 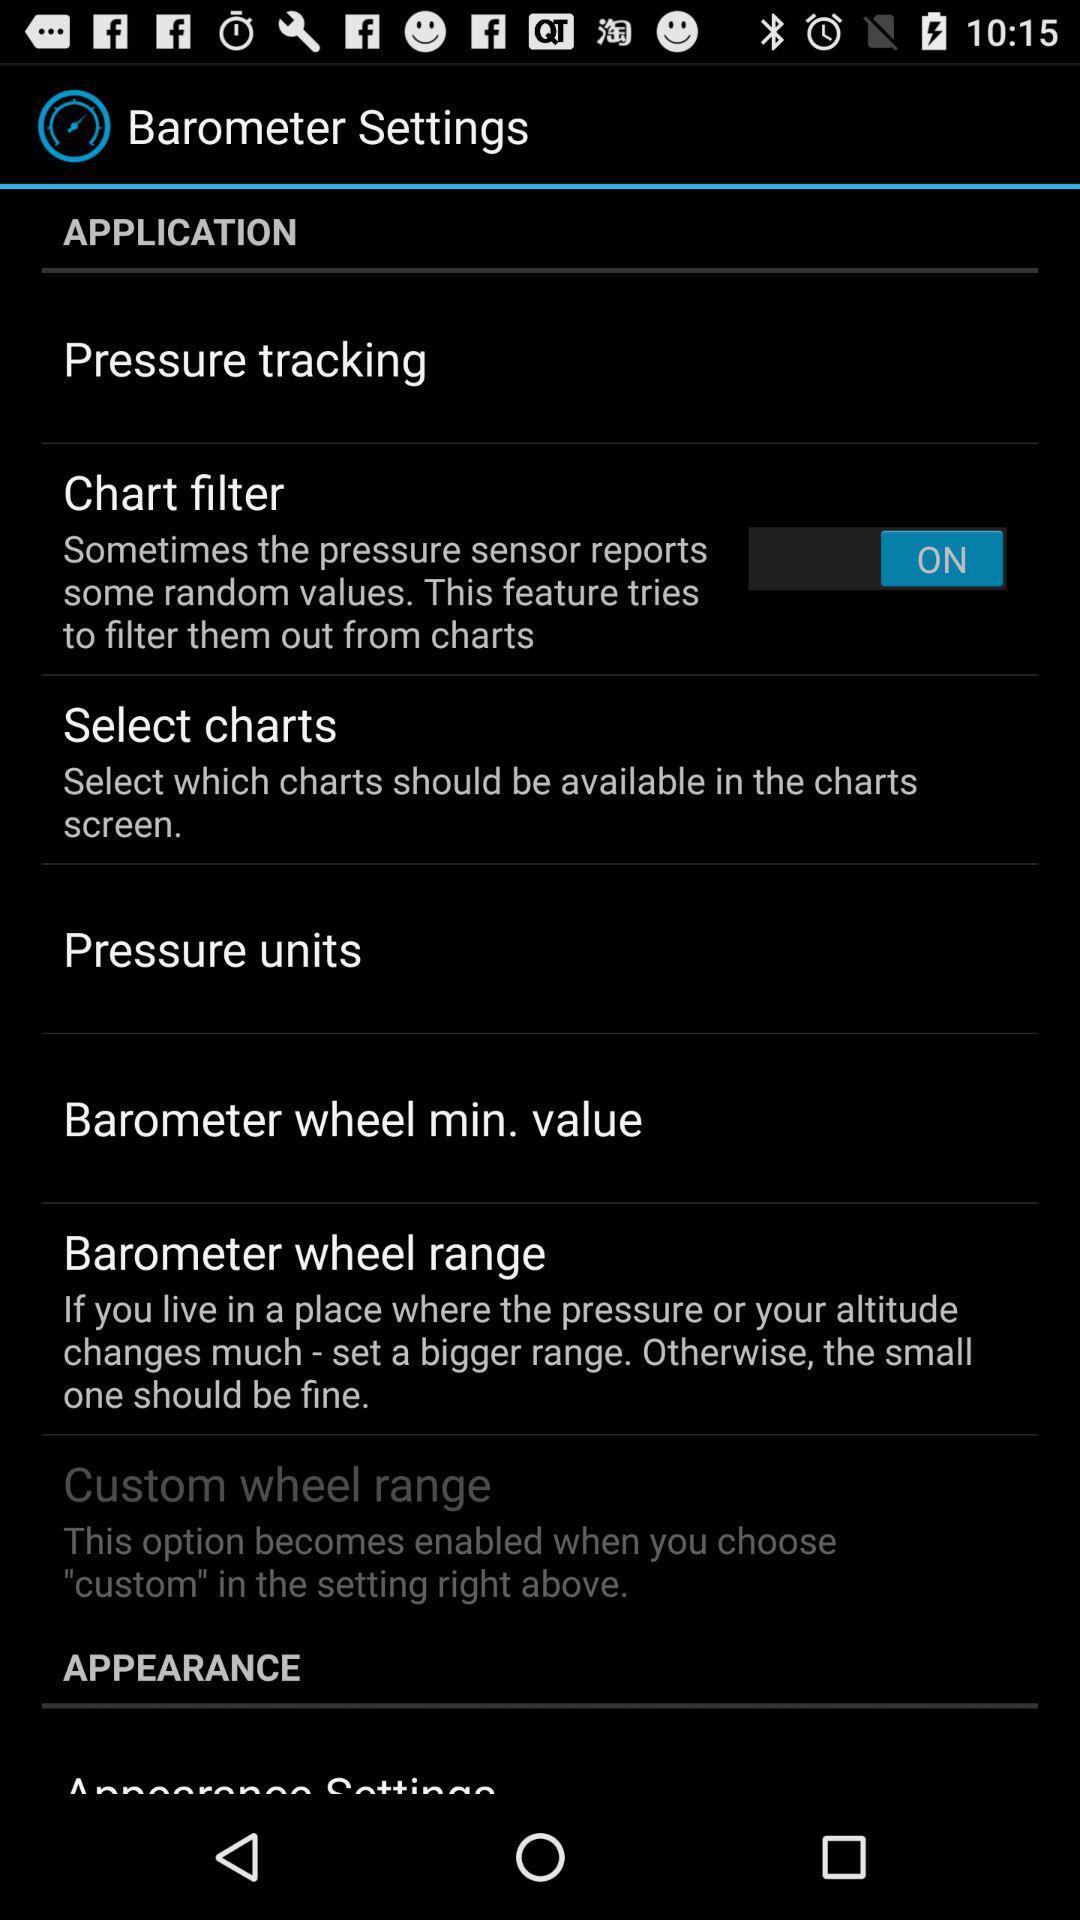 I want to click on if you live, so click(x=525, y=1350).